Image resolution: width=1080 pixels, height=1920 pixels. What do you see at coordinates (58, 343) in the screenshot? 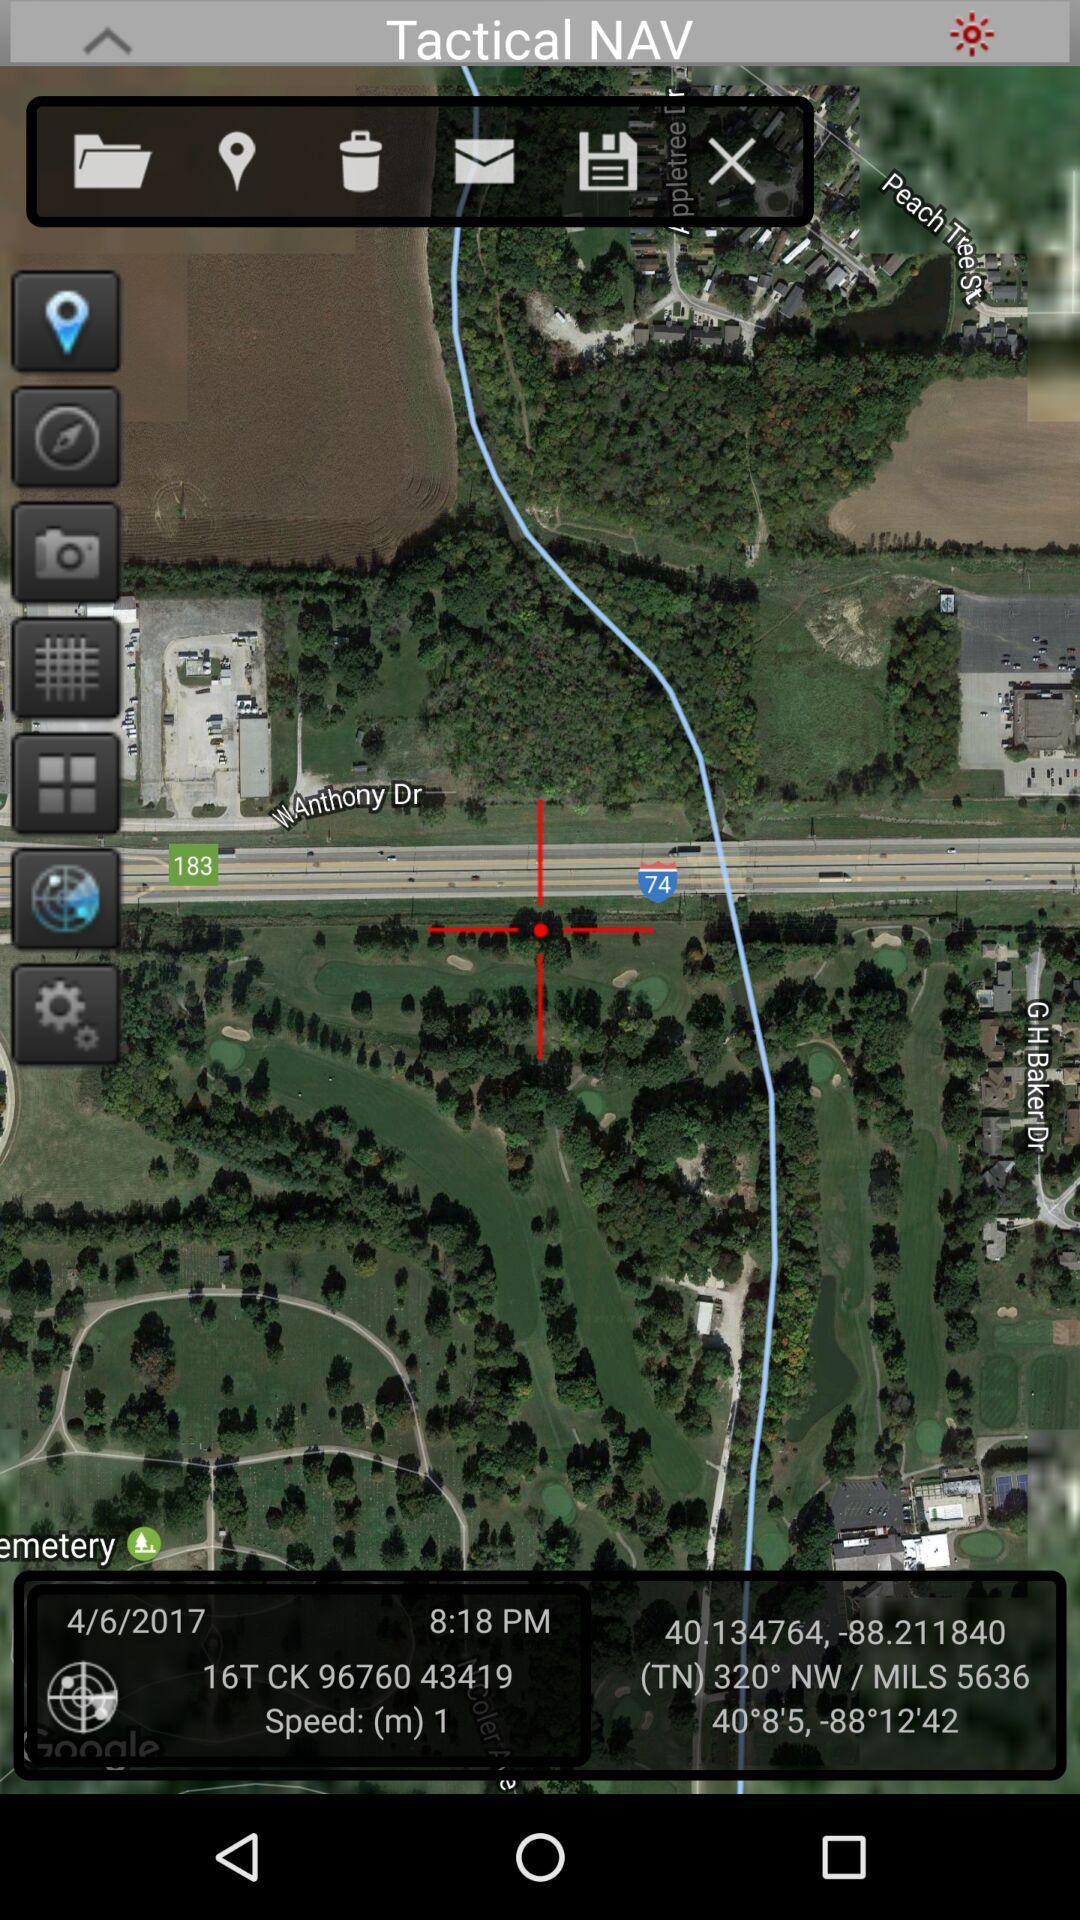
I see `the location icon` at bounding box center [58, 343].